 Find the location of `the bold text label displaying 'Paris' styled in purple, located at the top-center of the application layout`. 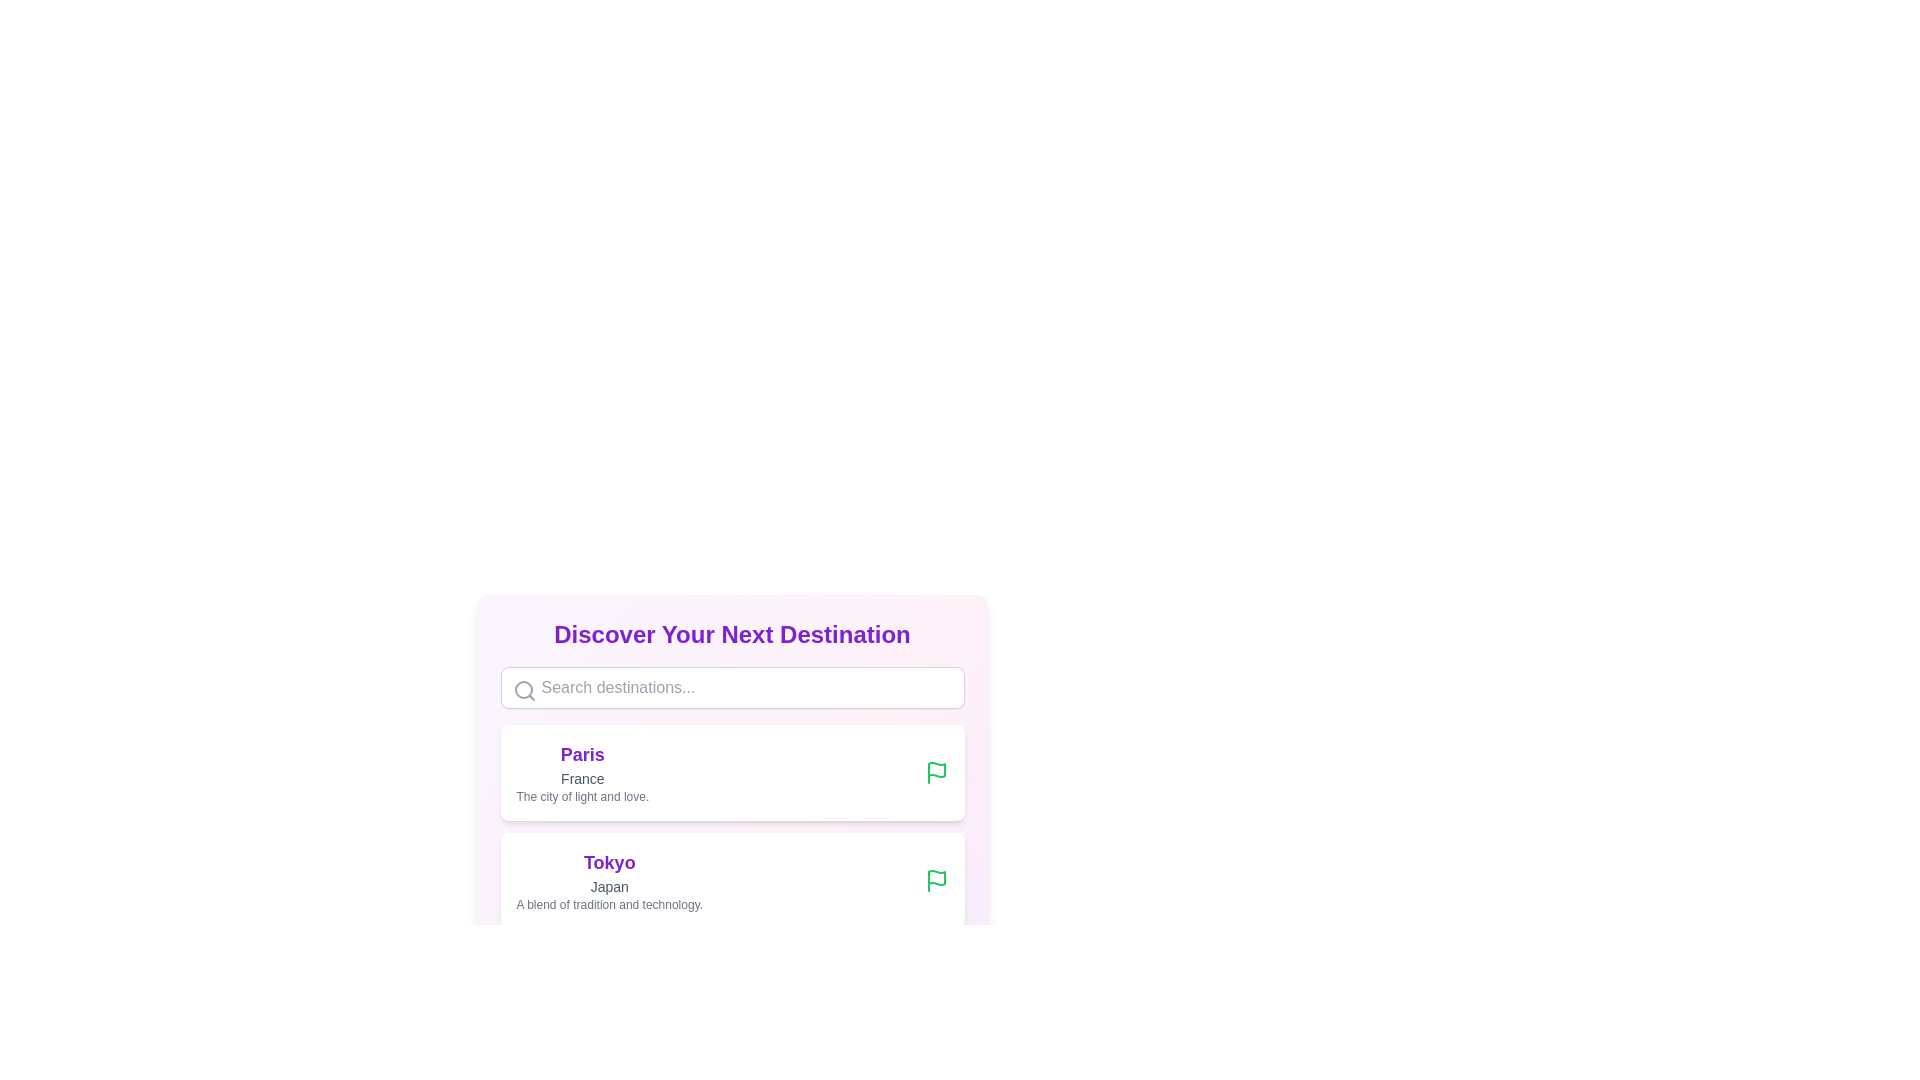

the bold text label displaying 'Paris' styled in purple, located at the top-center of the application layout is located at coordinates (581, 755).